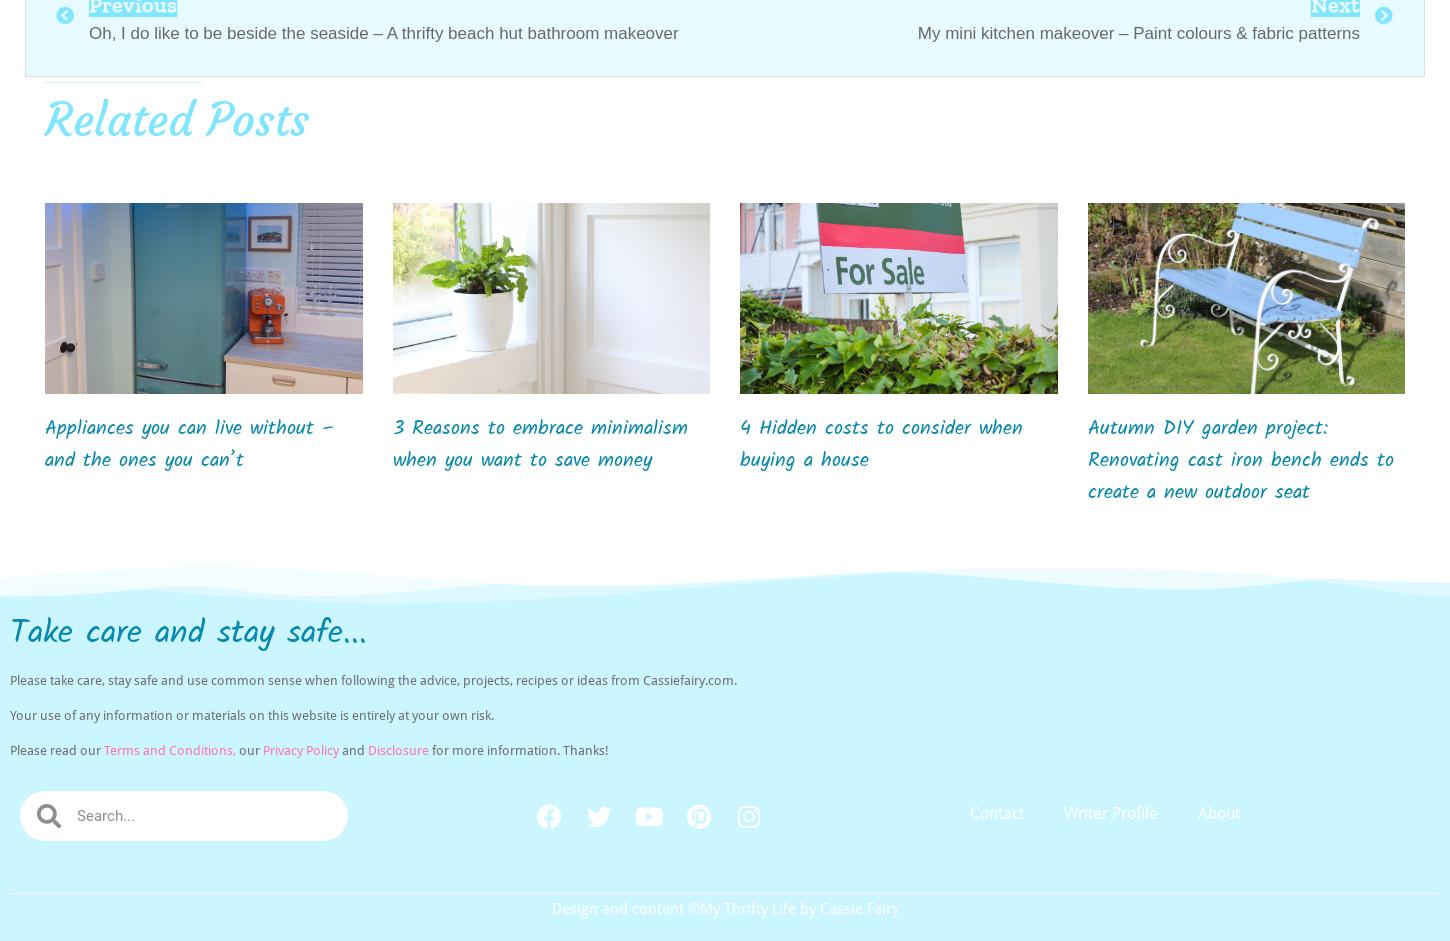  What do you see at coordinates (382, 32) in the screenshot?
I see `'Oh, I do like to be beside the seaside – A thrifty beach hut bathroom makeover'` at bounding box center [382, 32].